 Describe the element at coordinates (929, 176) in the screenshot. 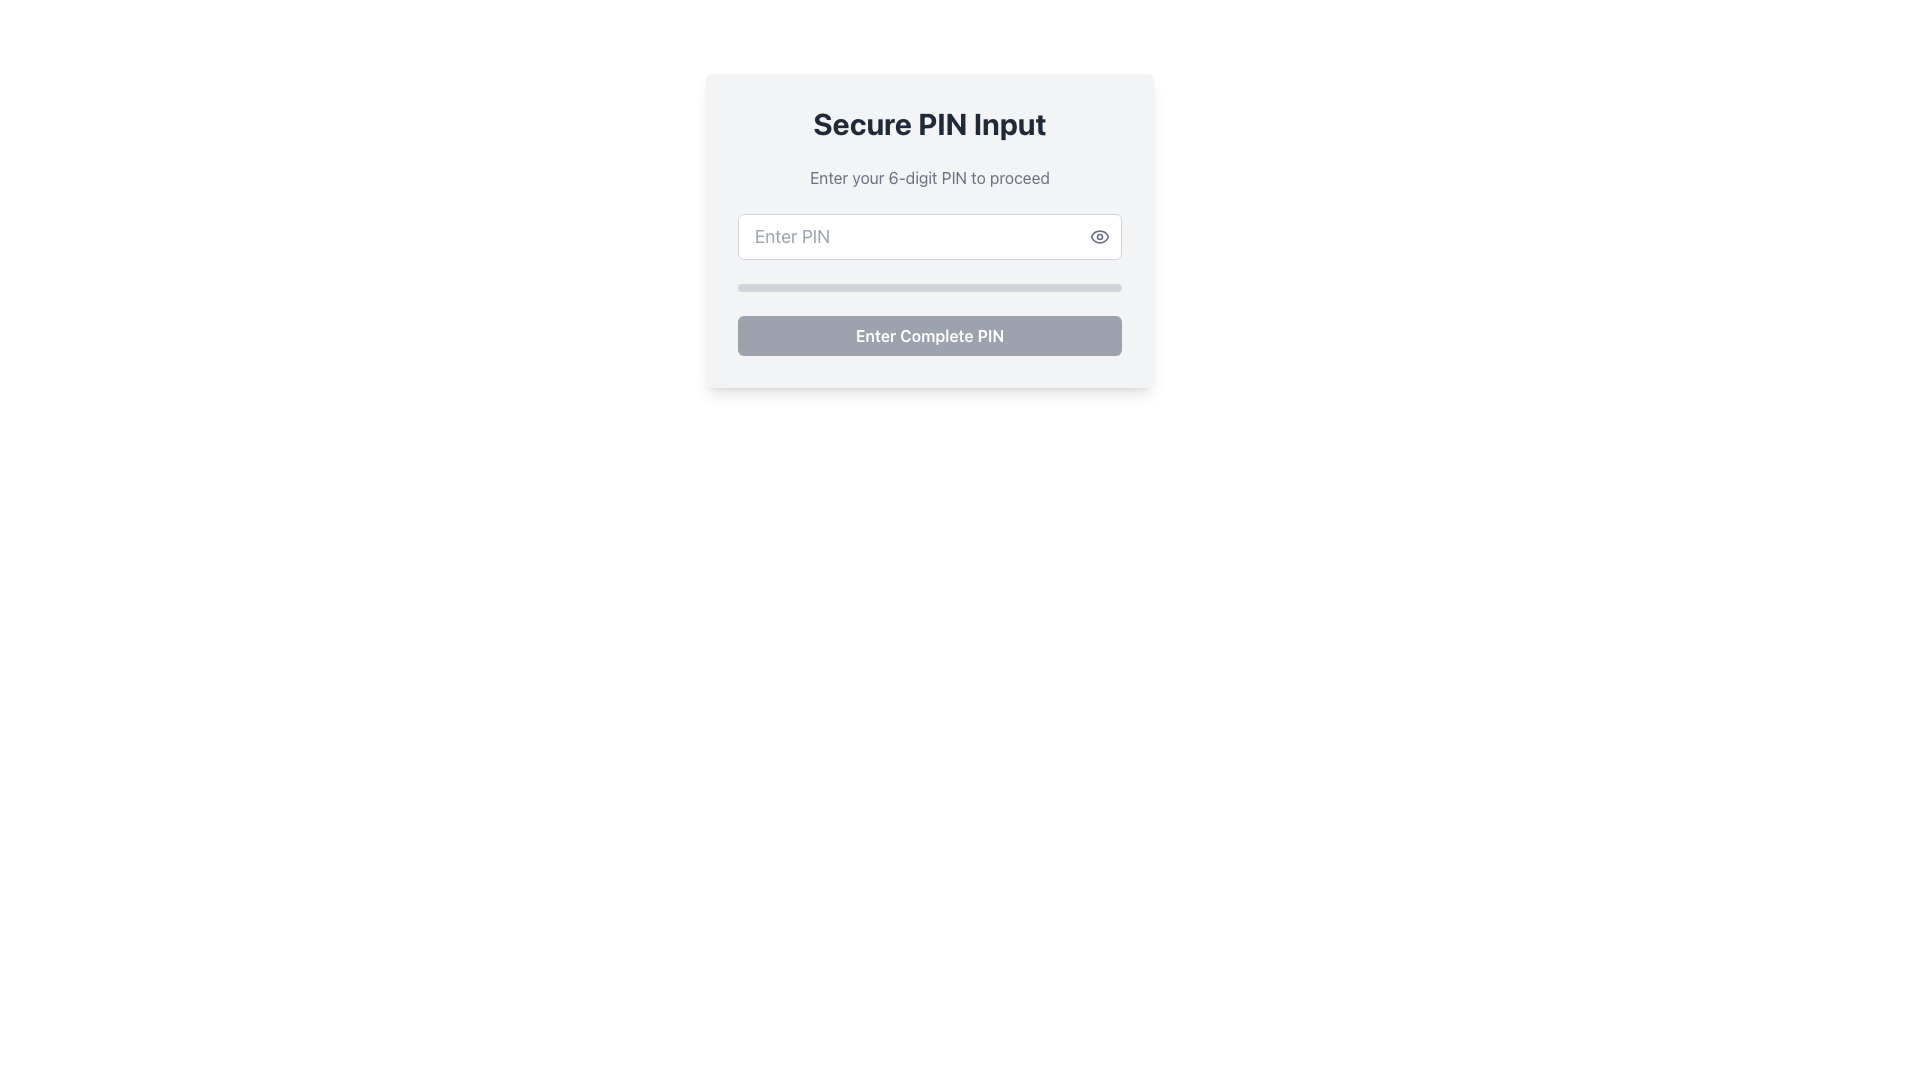

I see `instruction from the Text Label that provides guidance to the user to 'Enter your 6-digit PIN to proceed'. This Text Label is located below the header 'Secure PIN Input'` at that location.